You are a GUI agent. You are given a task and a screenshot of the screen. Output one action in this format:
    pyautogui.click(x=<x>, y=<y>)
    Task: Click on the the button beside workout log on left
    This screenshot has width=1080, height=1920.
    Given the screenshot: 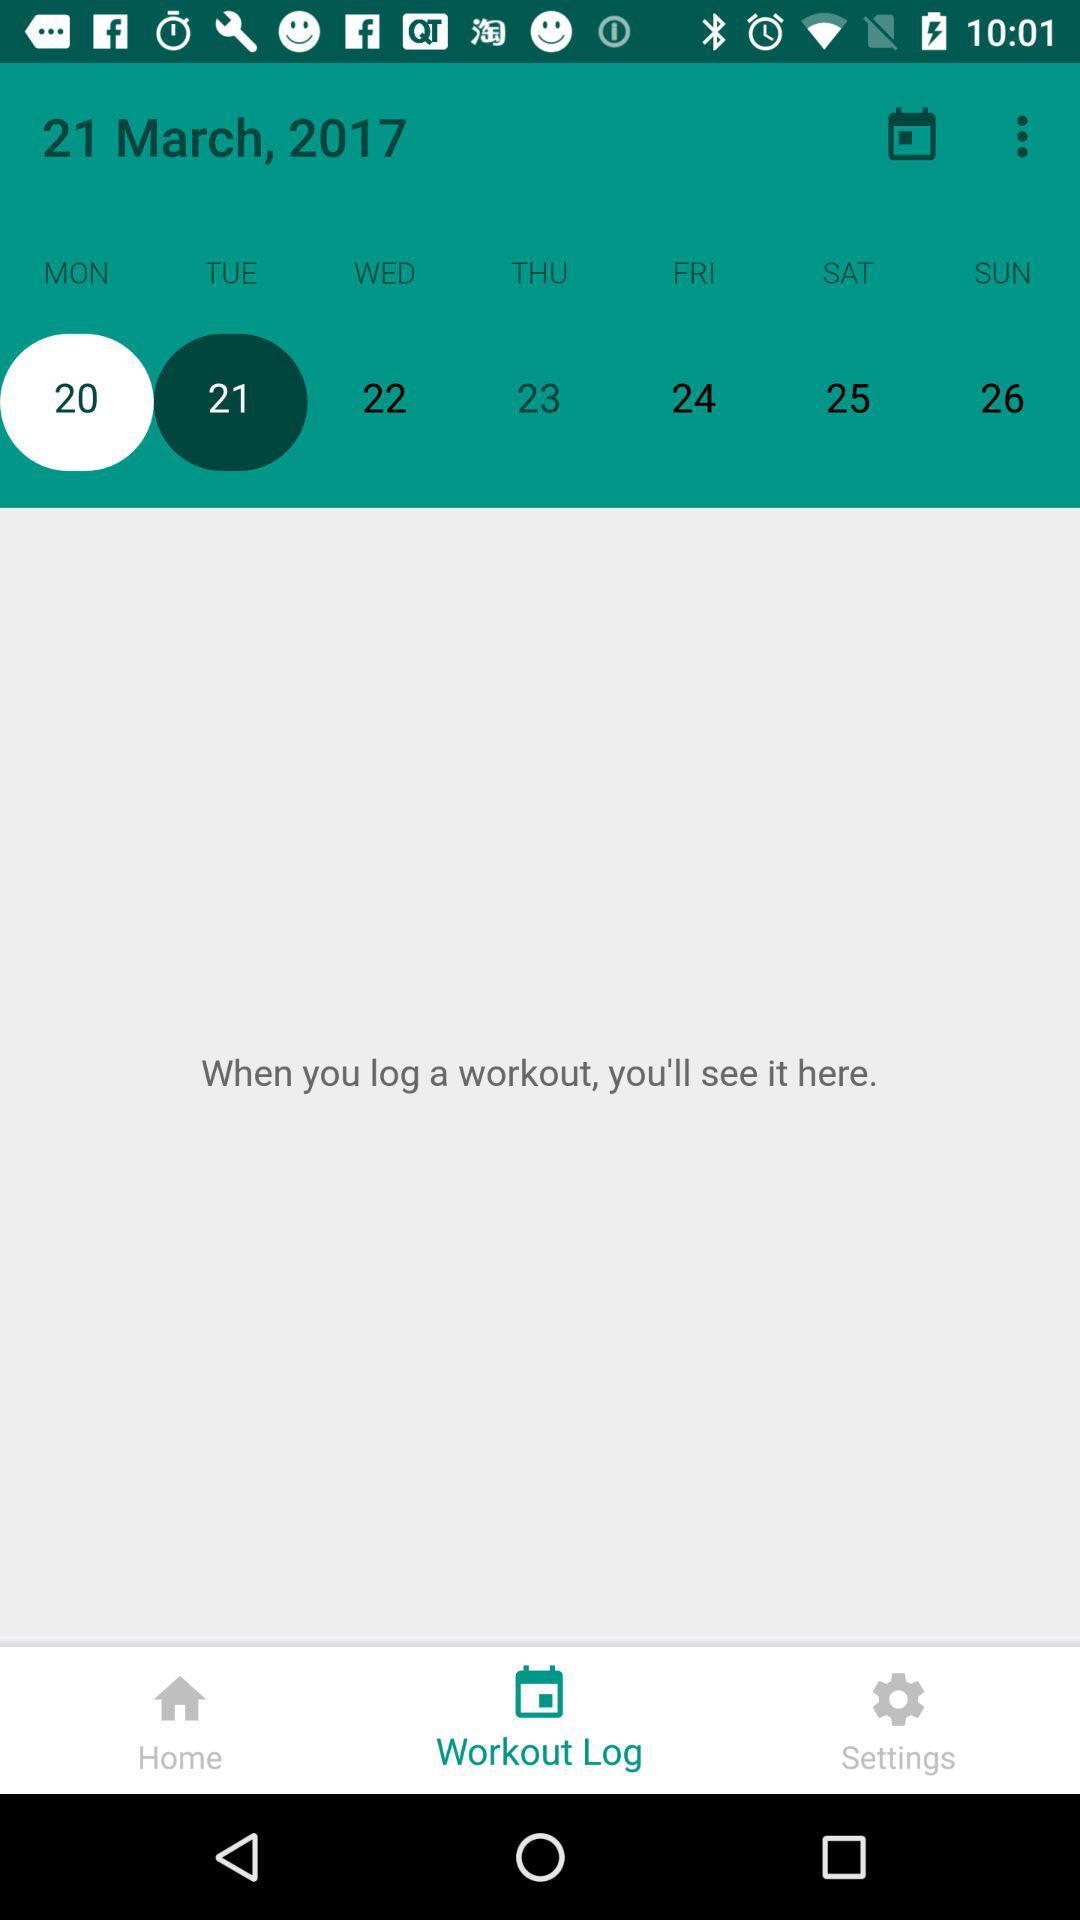 What is the action you would take?
    pyautogui.click(x=180, y=1719)
    